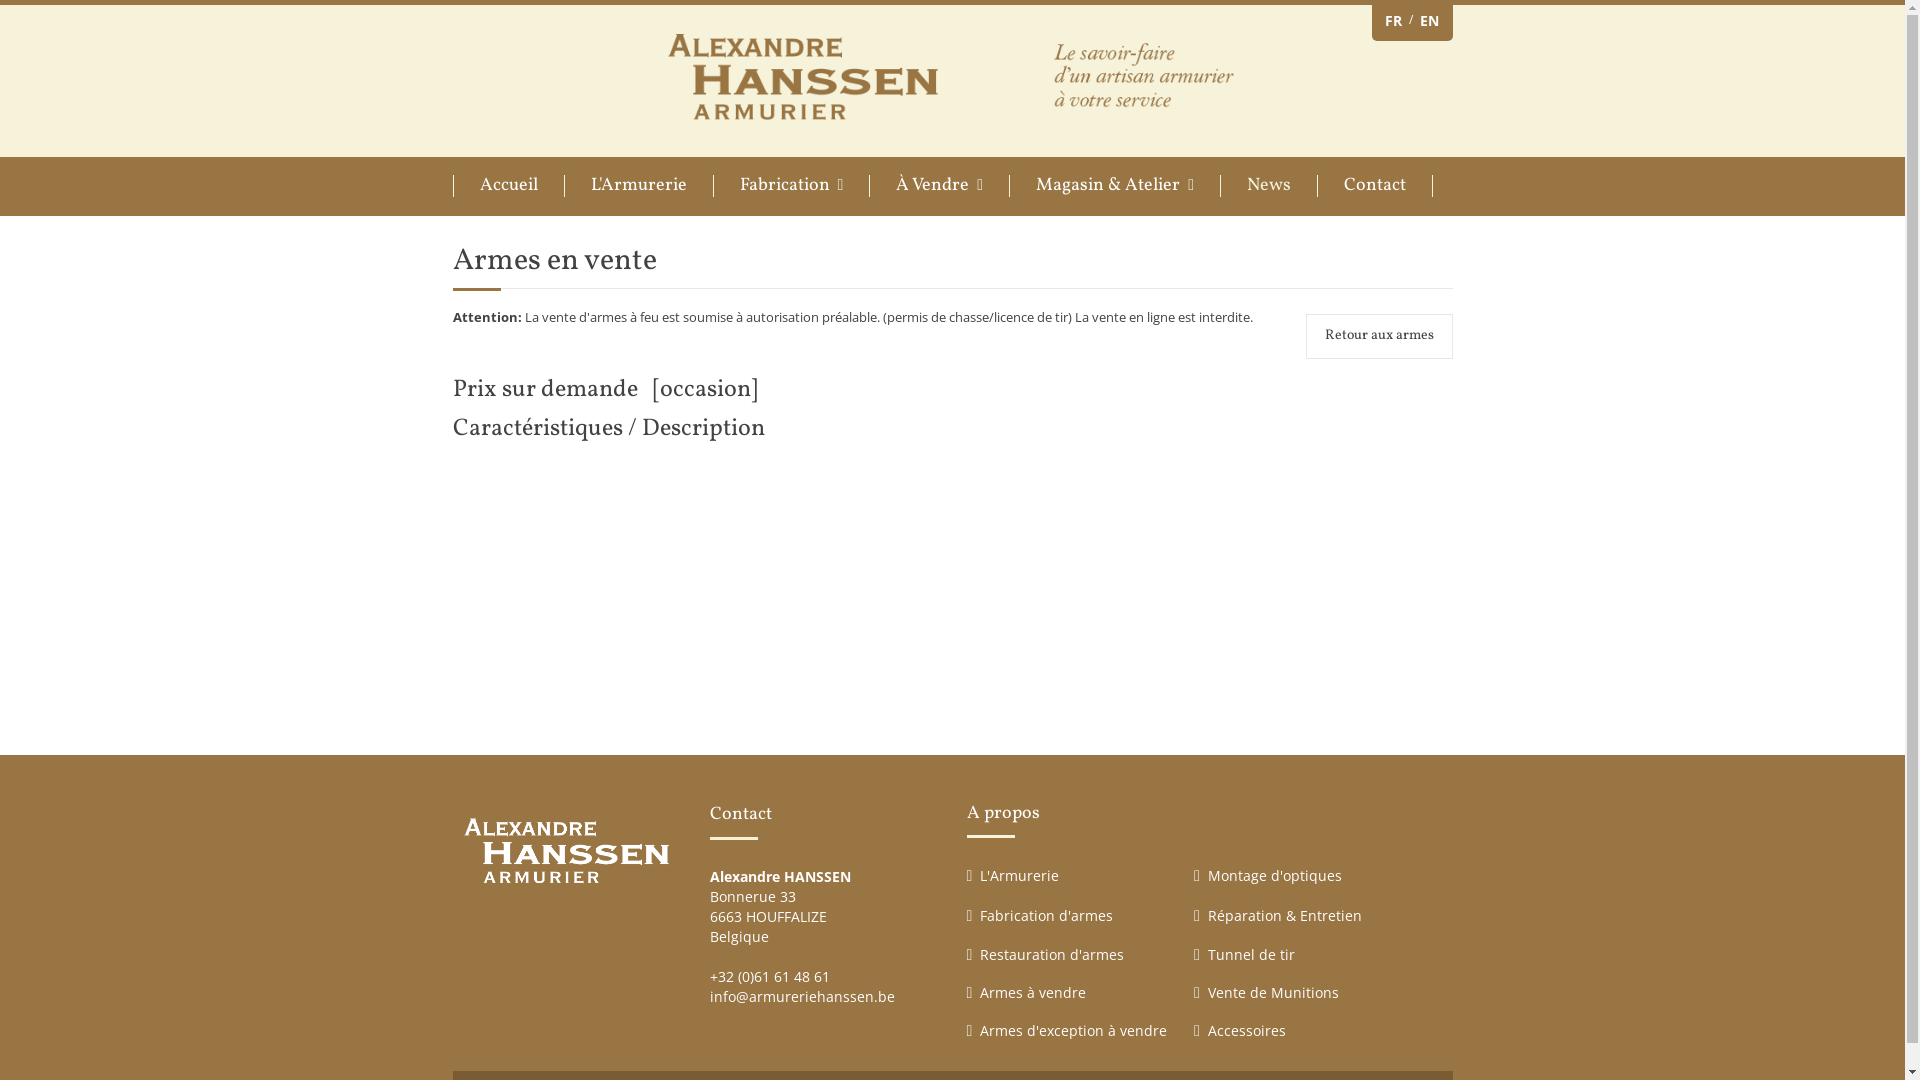 This screenshot has width=1920, height=1080. I want to click on 'Accueil', so click(507, 185).